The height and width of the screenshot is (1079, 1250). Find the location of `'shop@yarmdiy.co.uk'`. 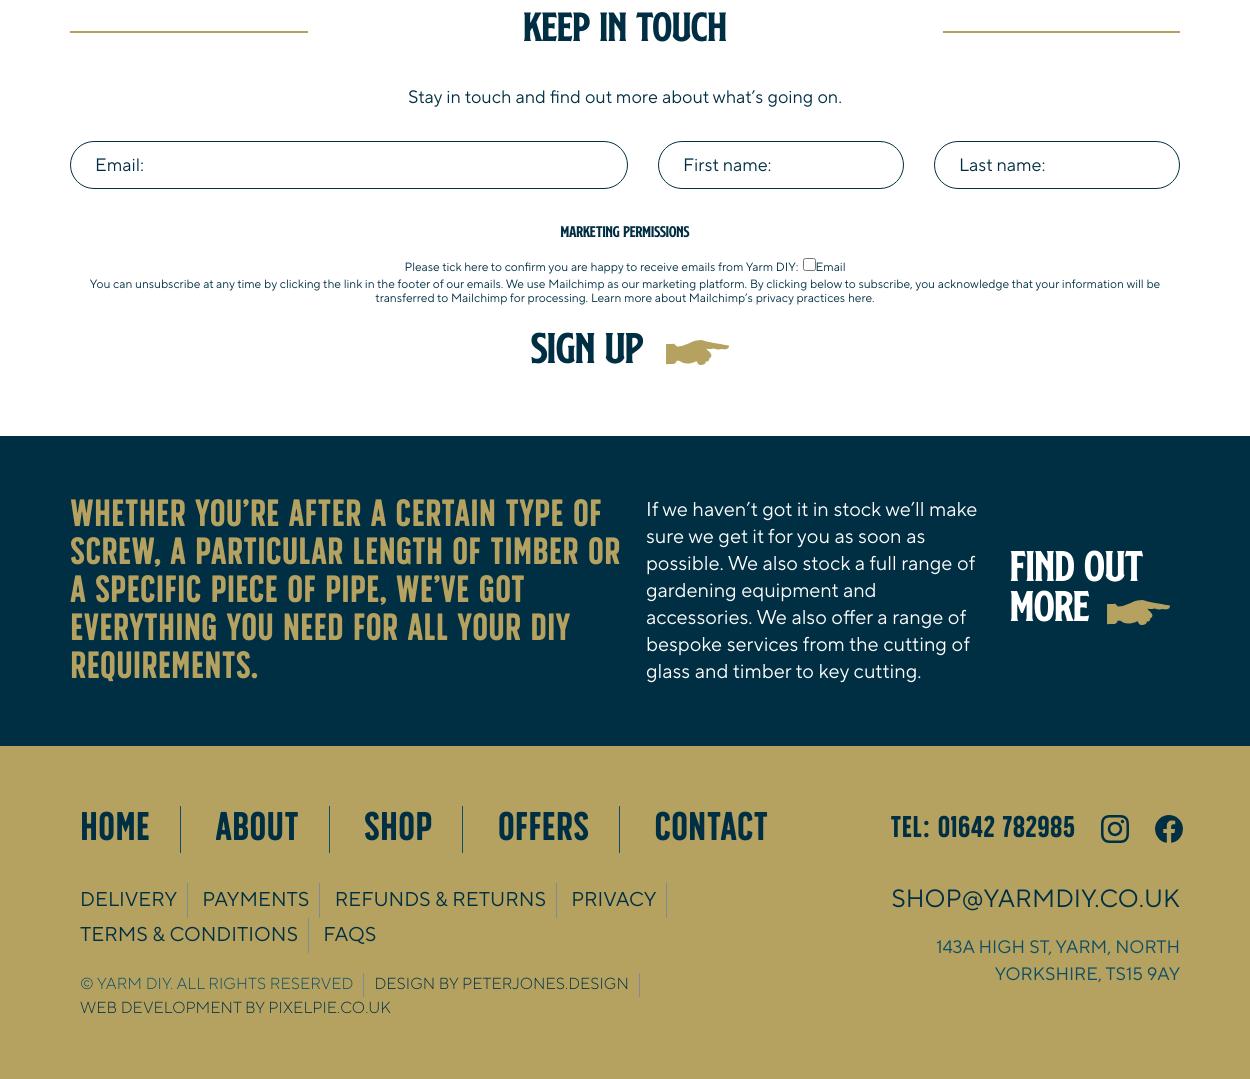

'shop@yarmdiy.co.uk' is located at coordinates (1035, 898).